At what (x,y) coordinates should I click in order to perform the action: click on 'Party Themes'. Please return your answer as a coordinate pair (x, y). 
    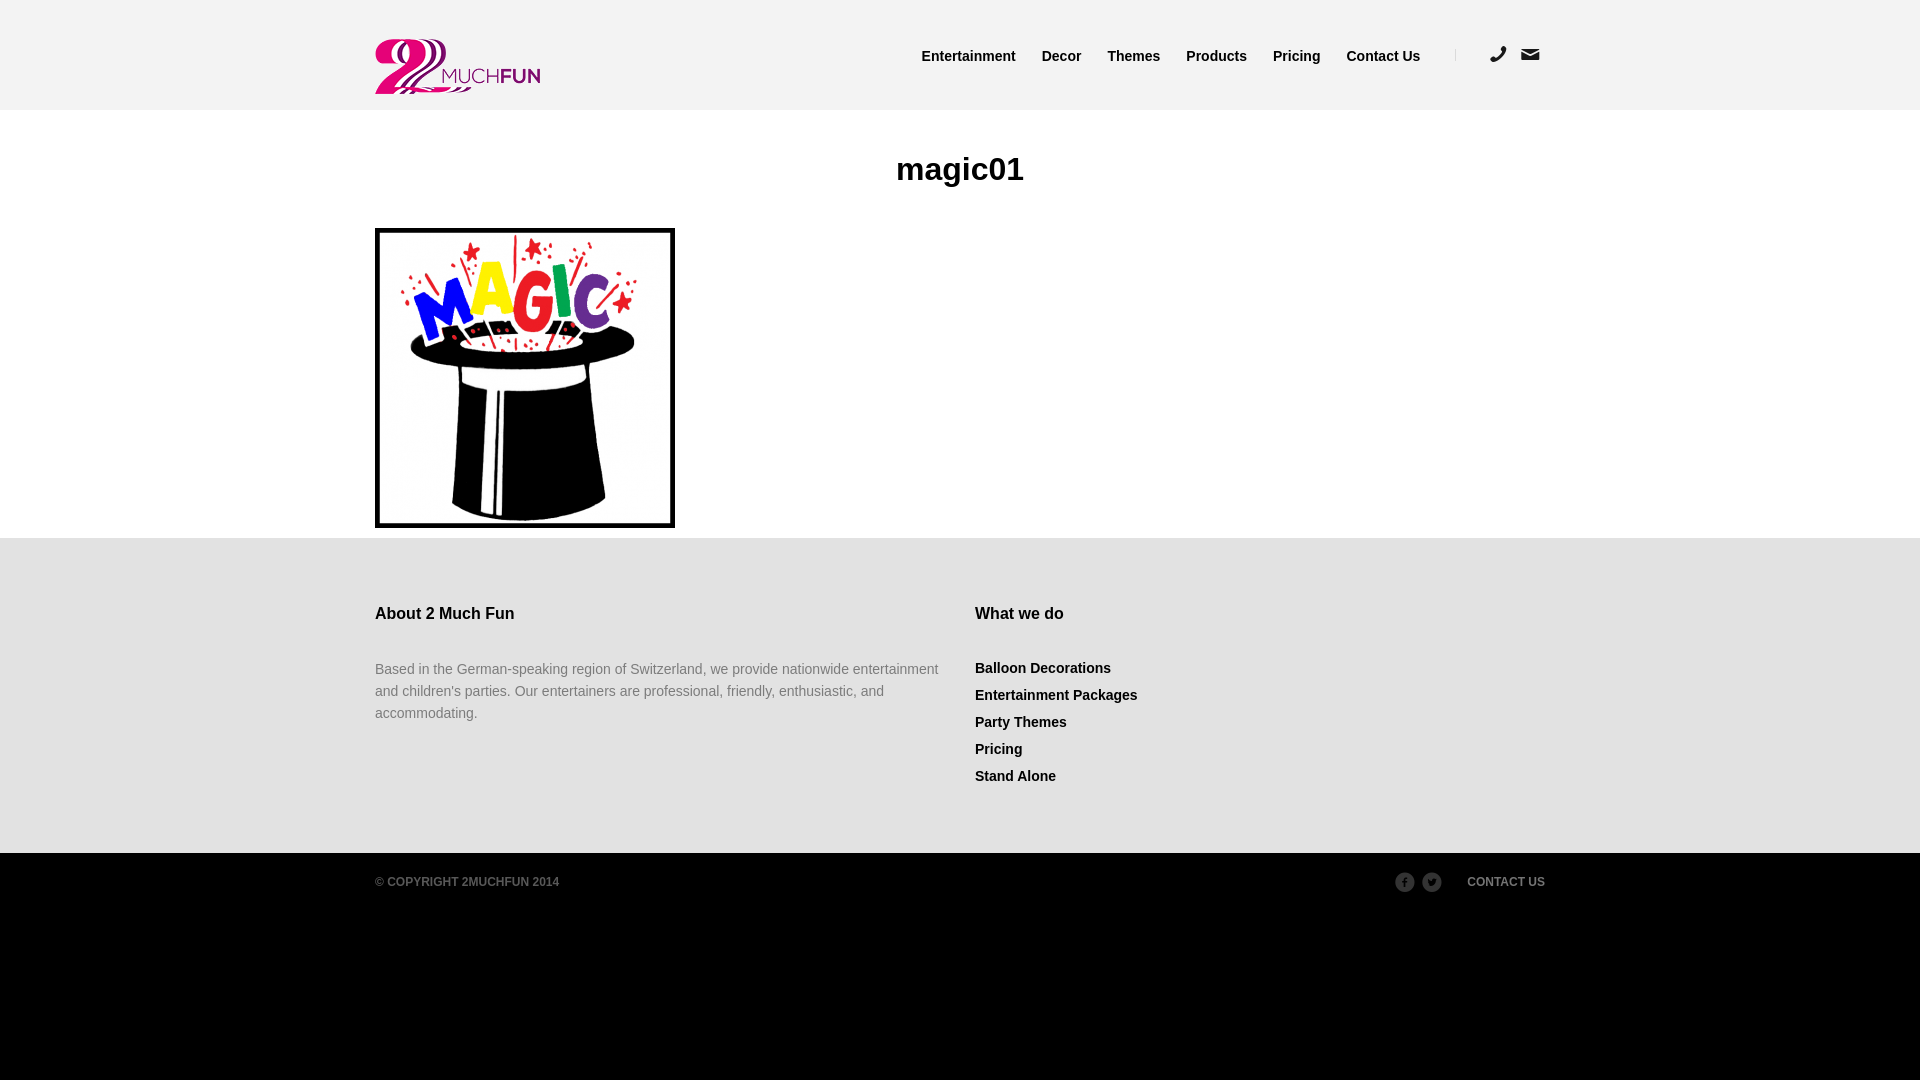
    Looking at the image, I should click on (1021, 721).